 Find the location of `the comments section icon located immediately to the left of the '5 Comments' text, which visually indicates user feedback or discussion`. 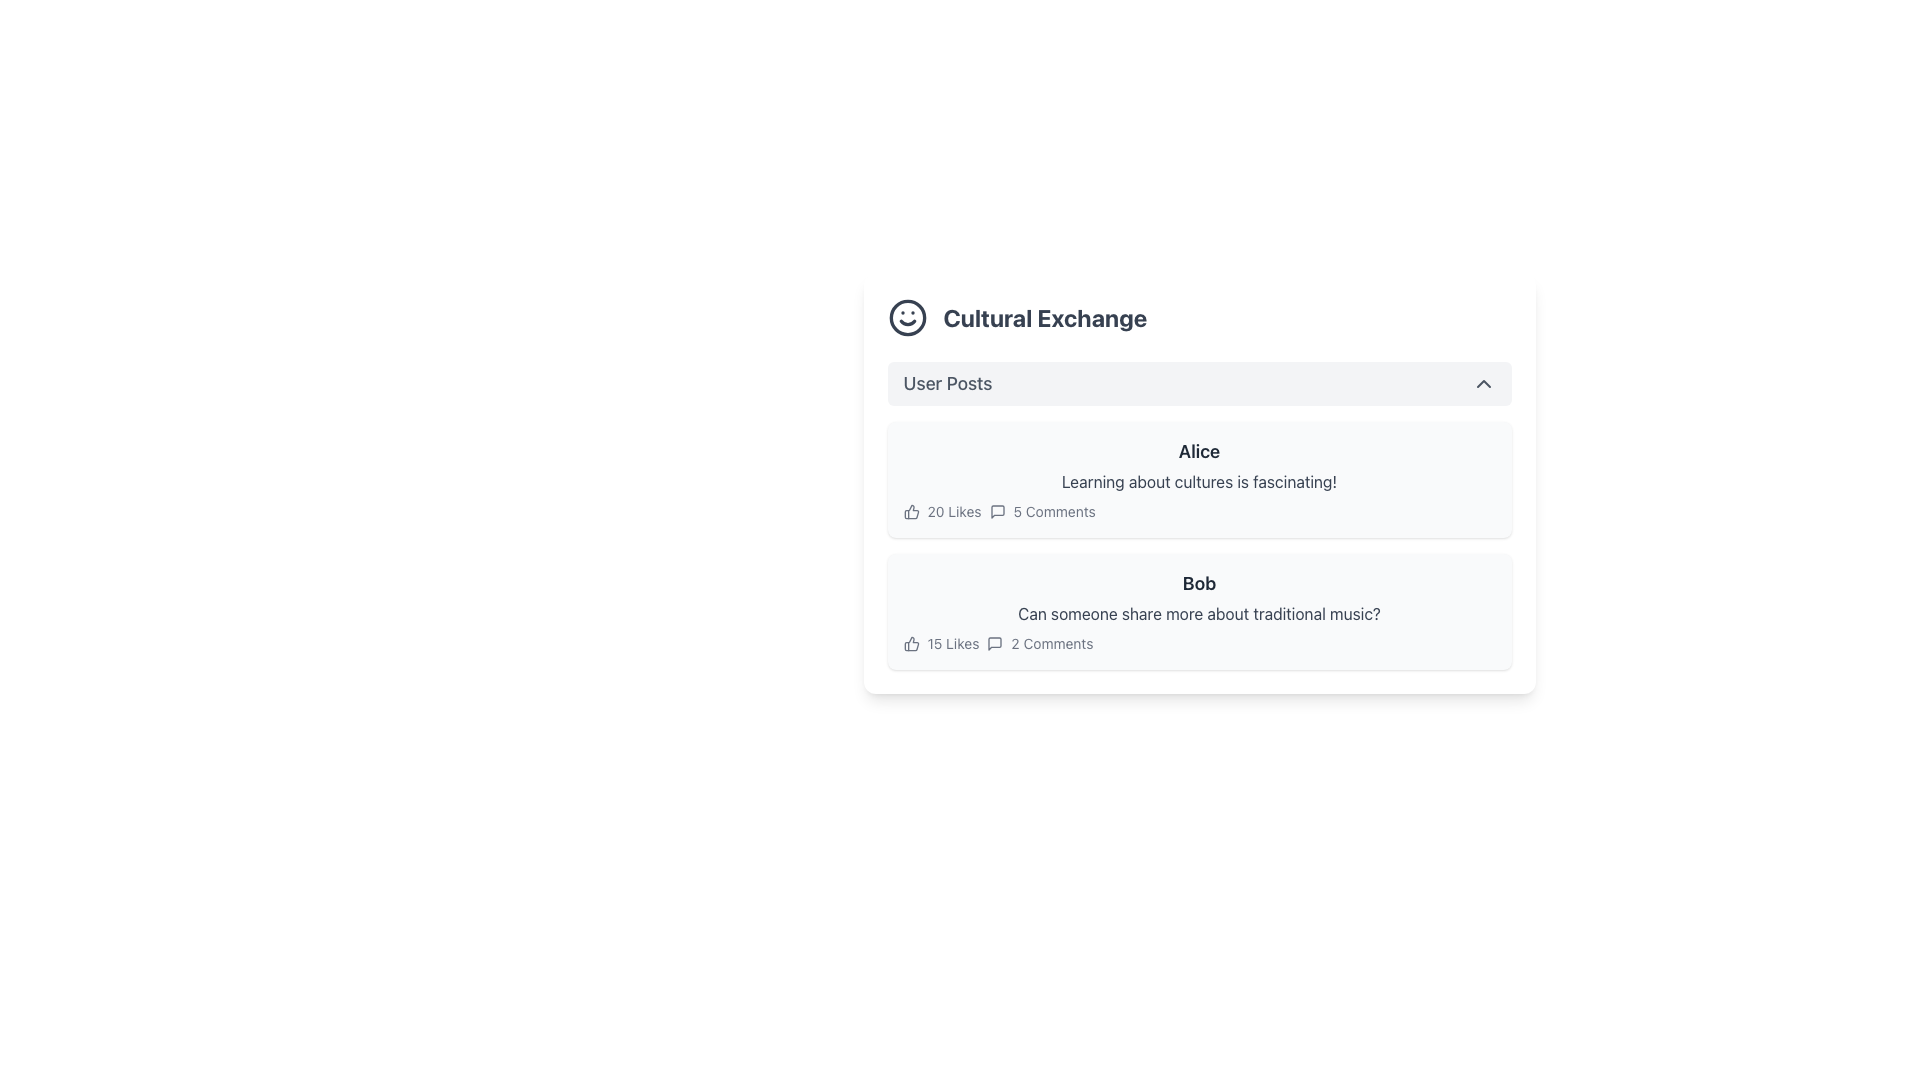

the comments section icon located immediately to the left of the '5 Comments' text, which visually indicates user feedback or discussion is located at coordinates (997, 511).